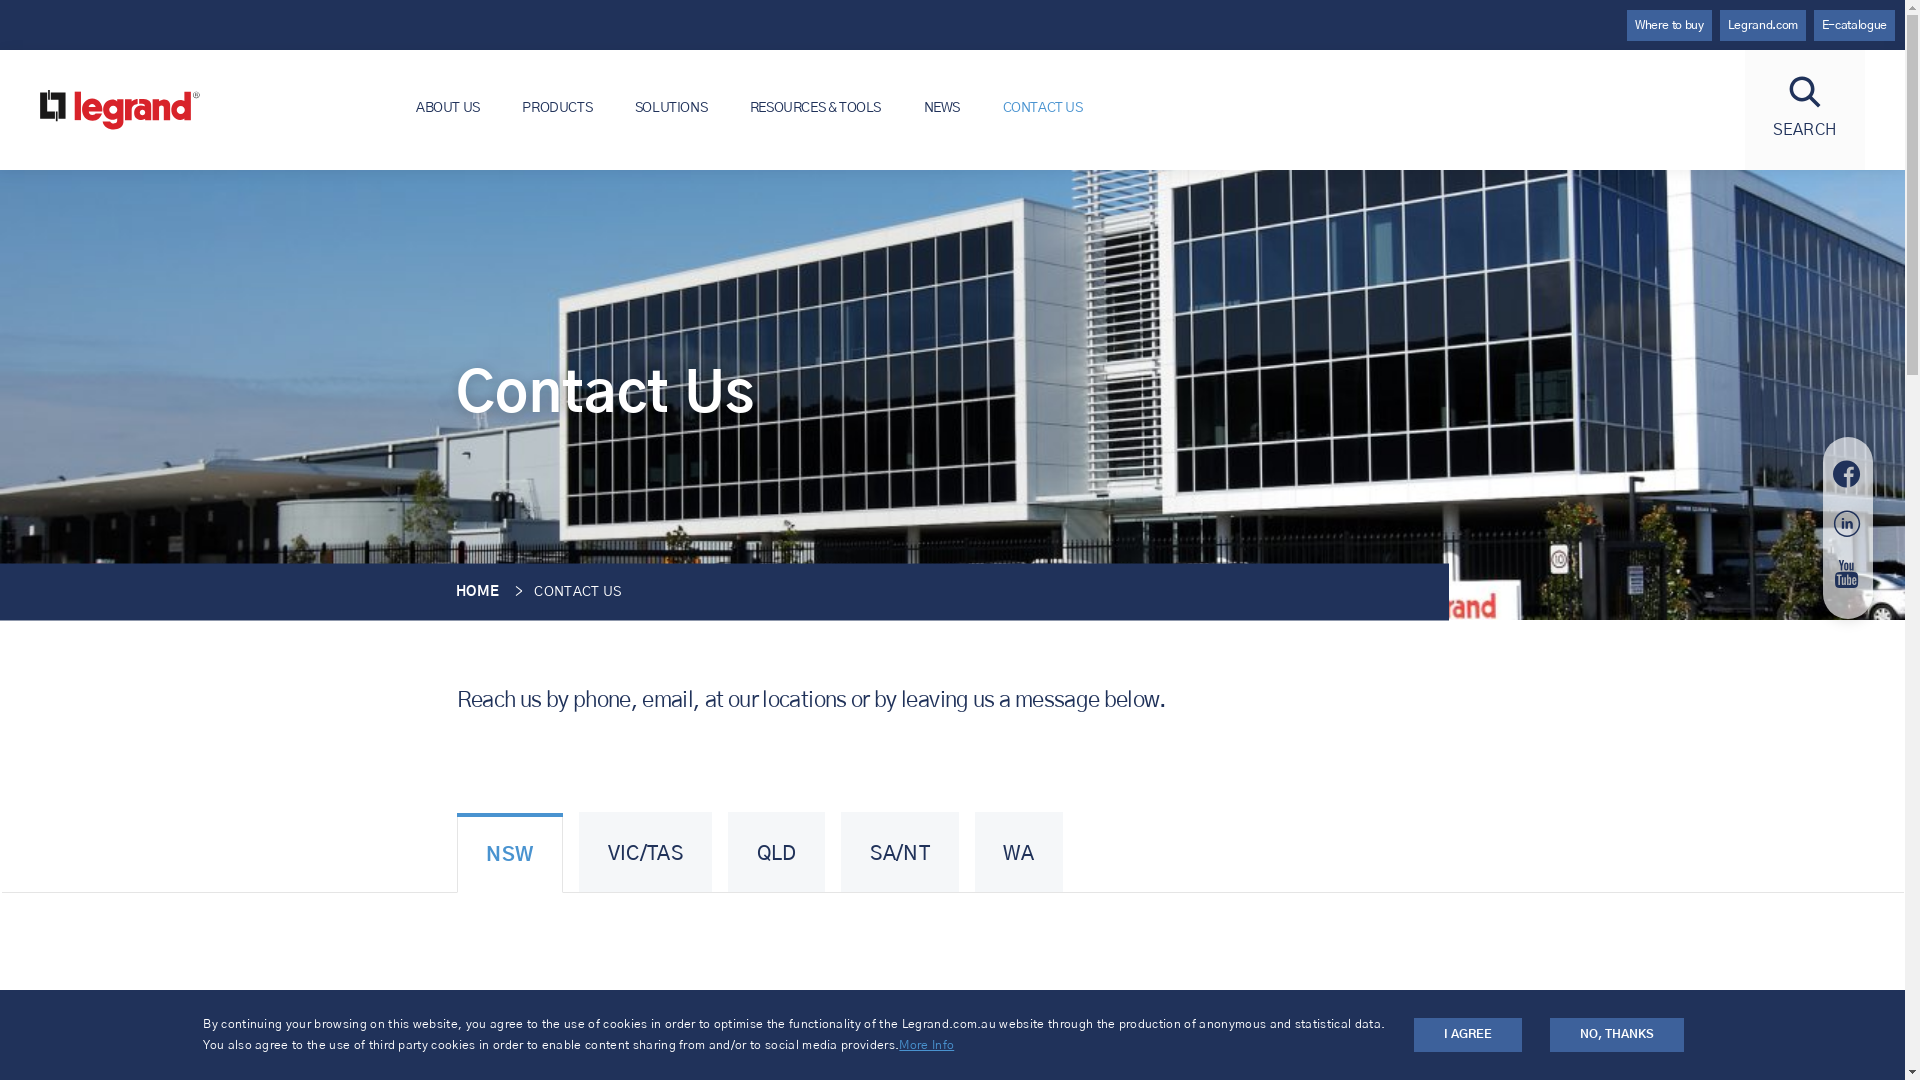 Image resolution: width=1920 pixels, height=1080 pixels. What do you see at coordinates (727, 852) in the screenshot?
I see `'QLD'` at bounding box center [727, 852].